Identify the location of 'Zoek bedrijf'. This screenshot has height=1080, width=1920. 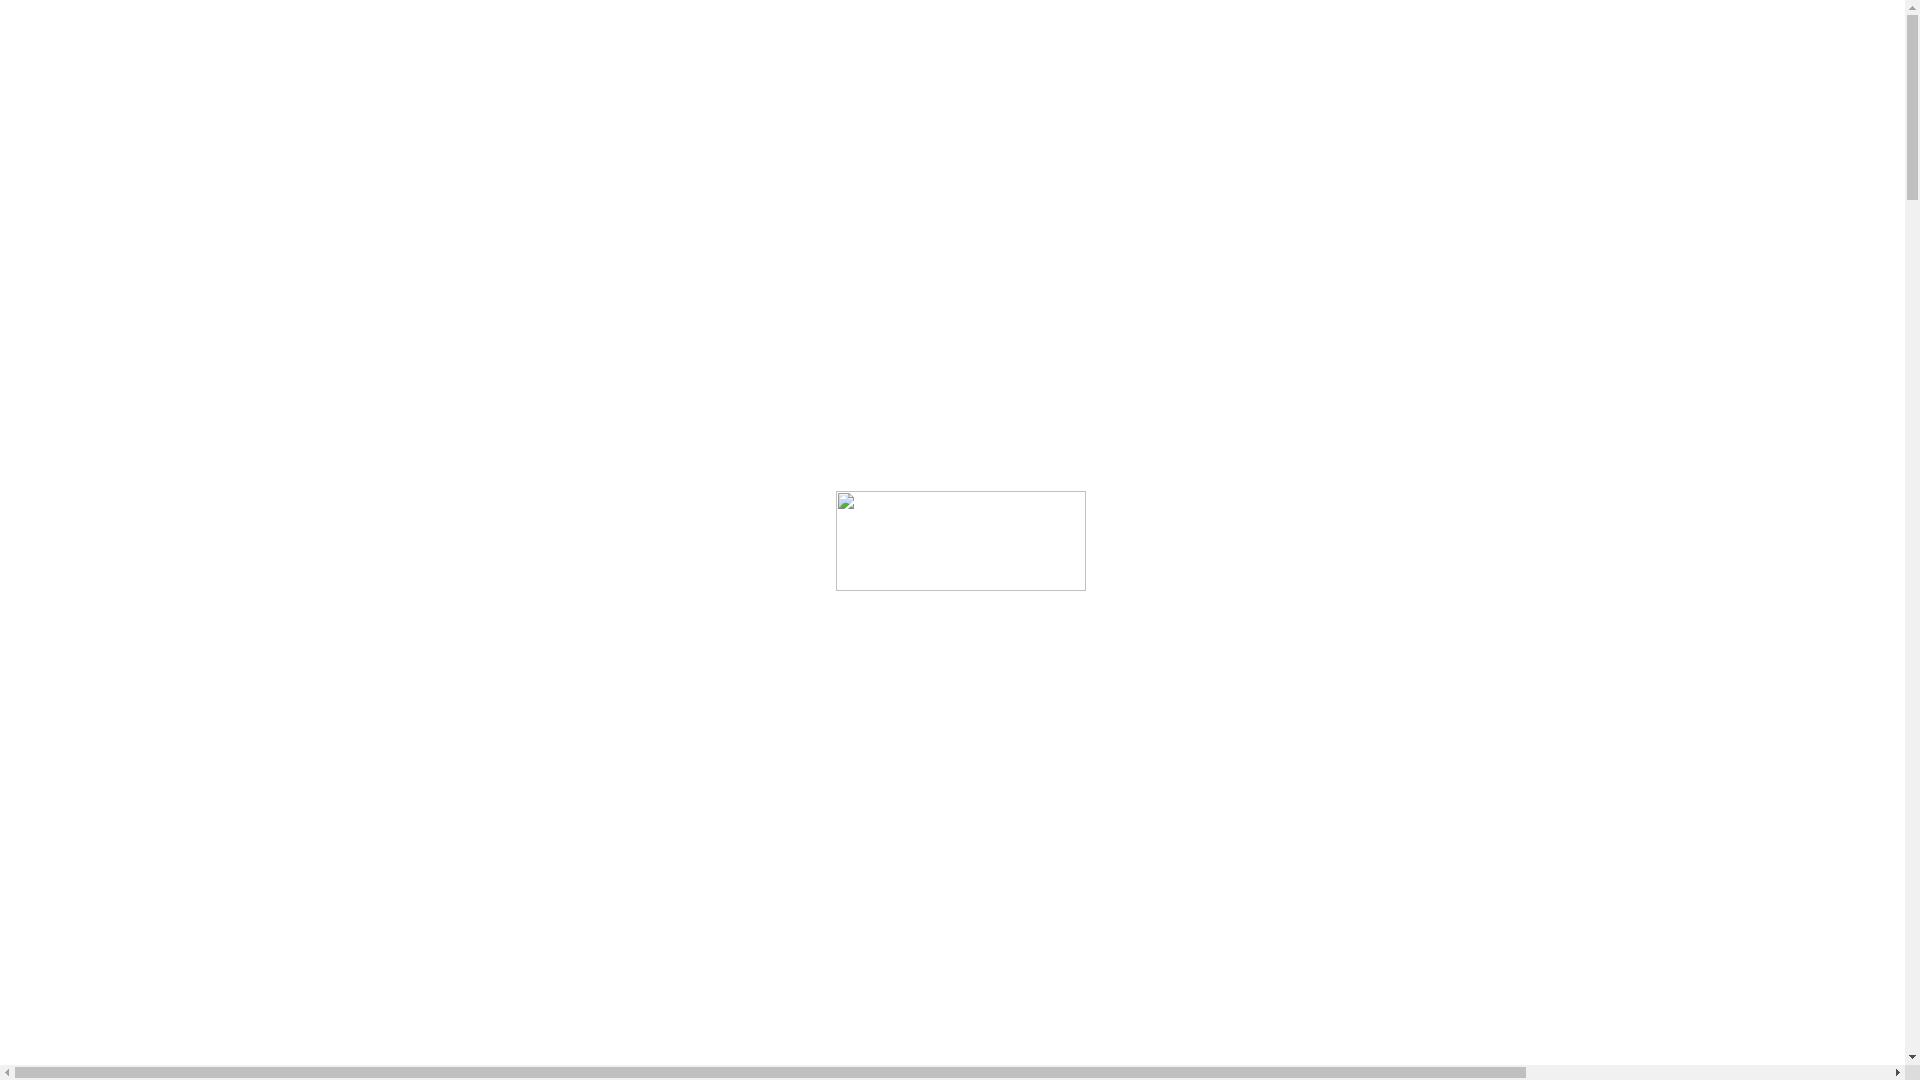
(48, 282).